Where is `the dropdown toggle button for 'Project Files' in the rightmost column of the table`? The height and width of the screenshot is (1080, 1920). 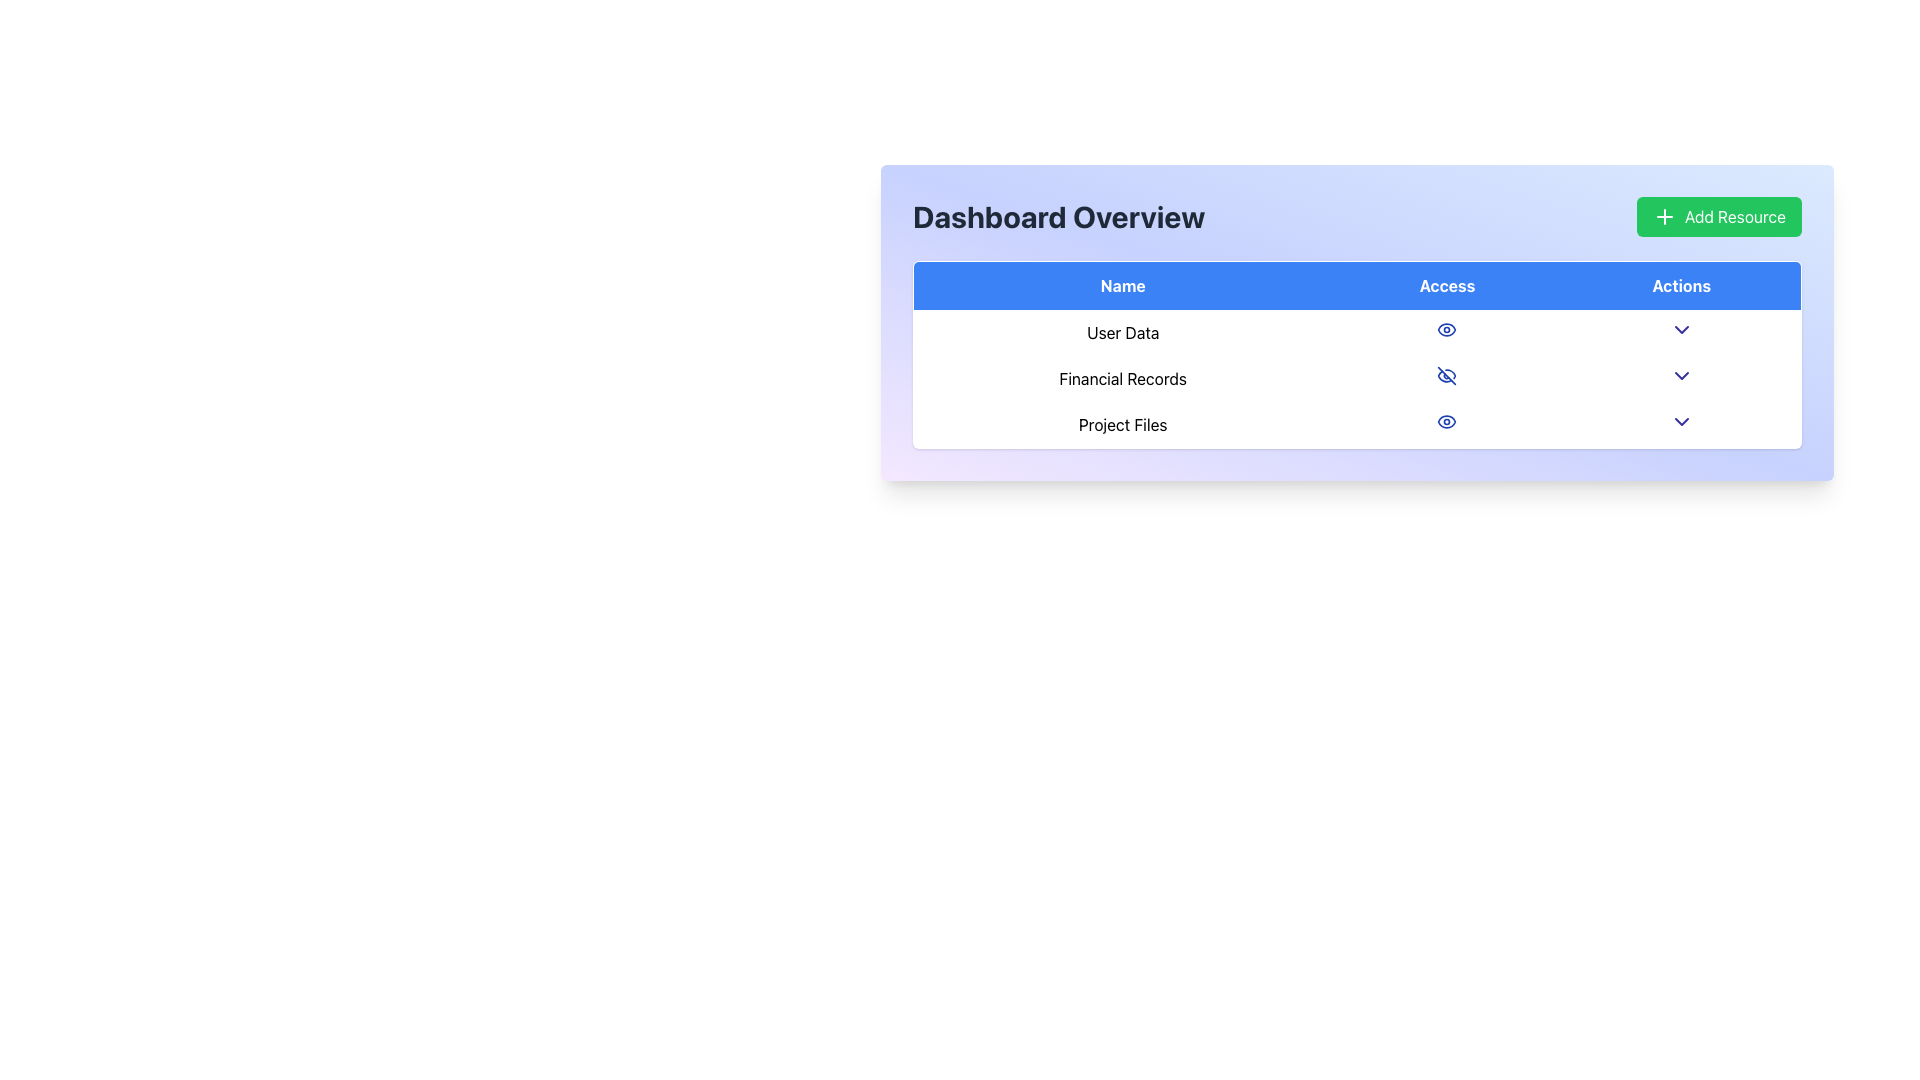
the dropdown toggle button for 'Project Files' in the rightmost column of the table is located at coordinates (1680, 424).